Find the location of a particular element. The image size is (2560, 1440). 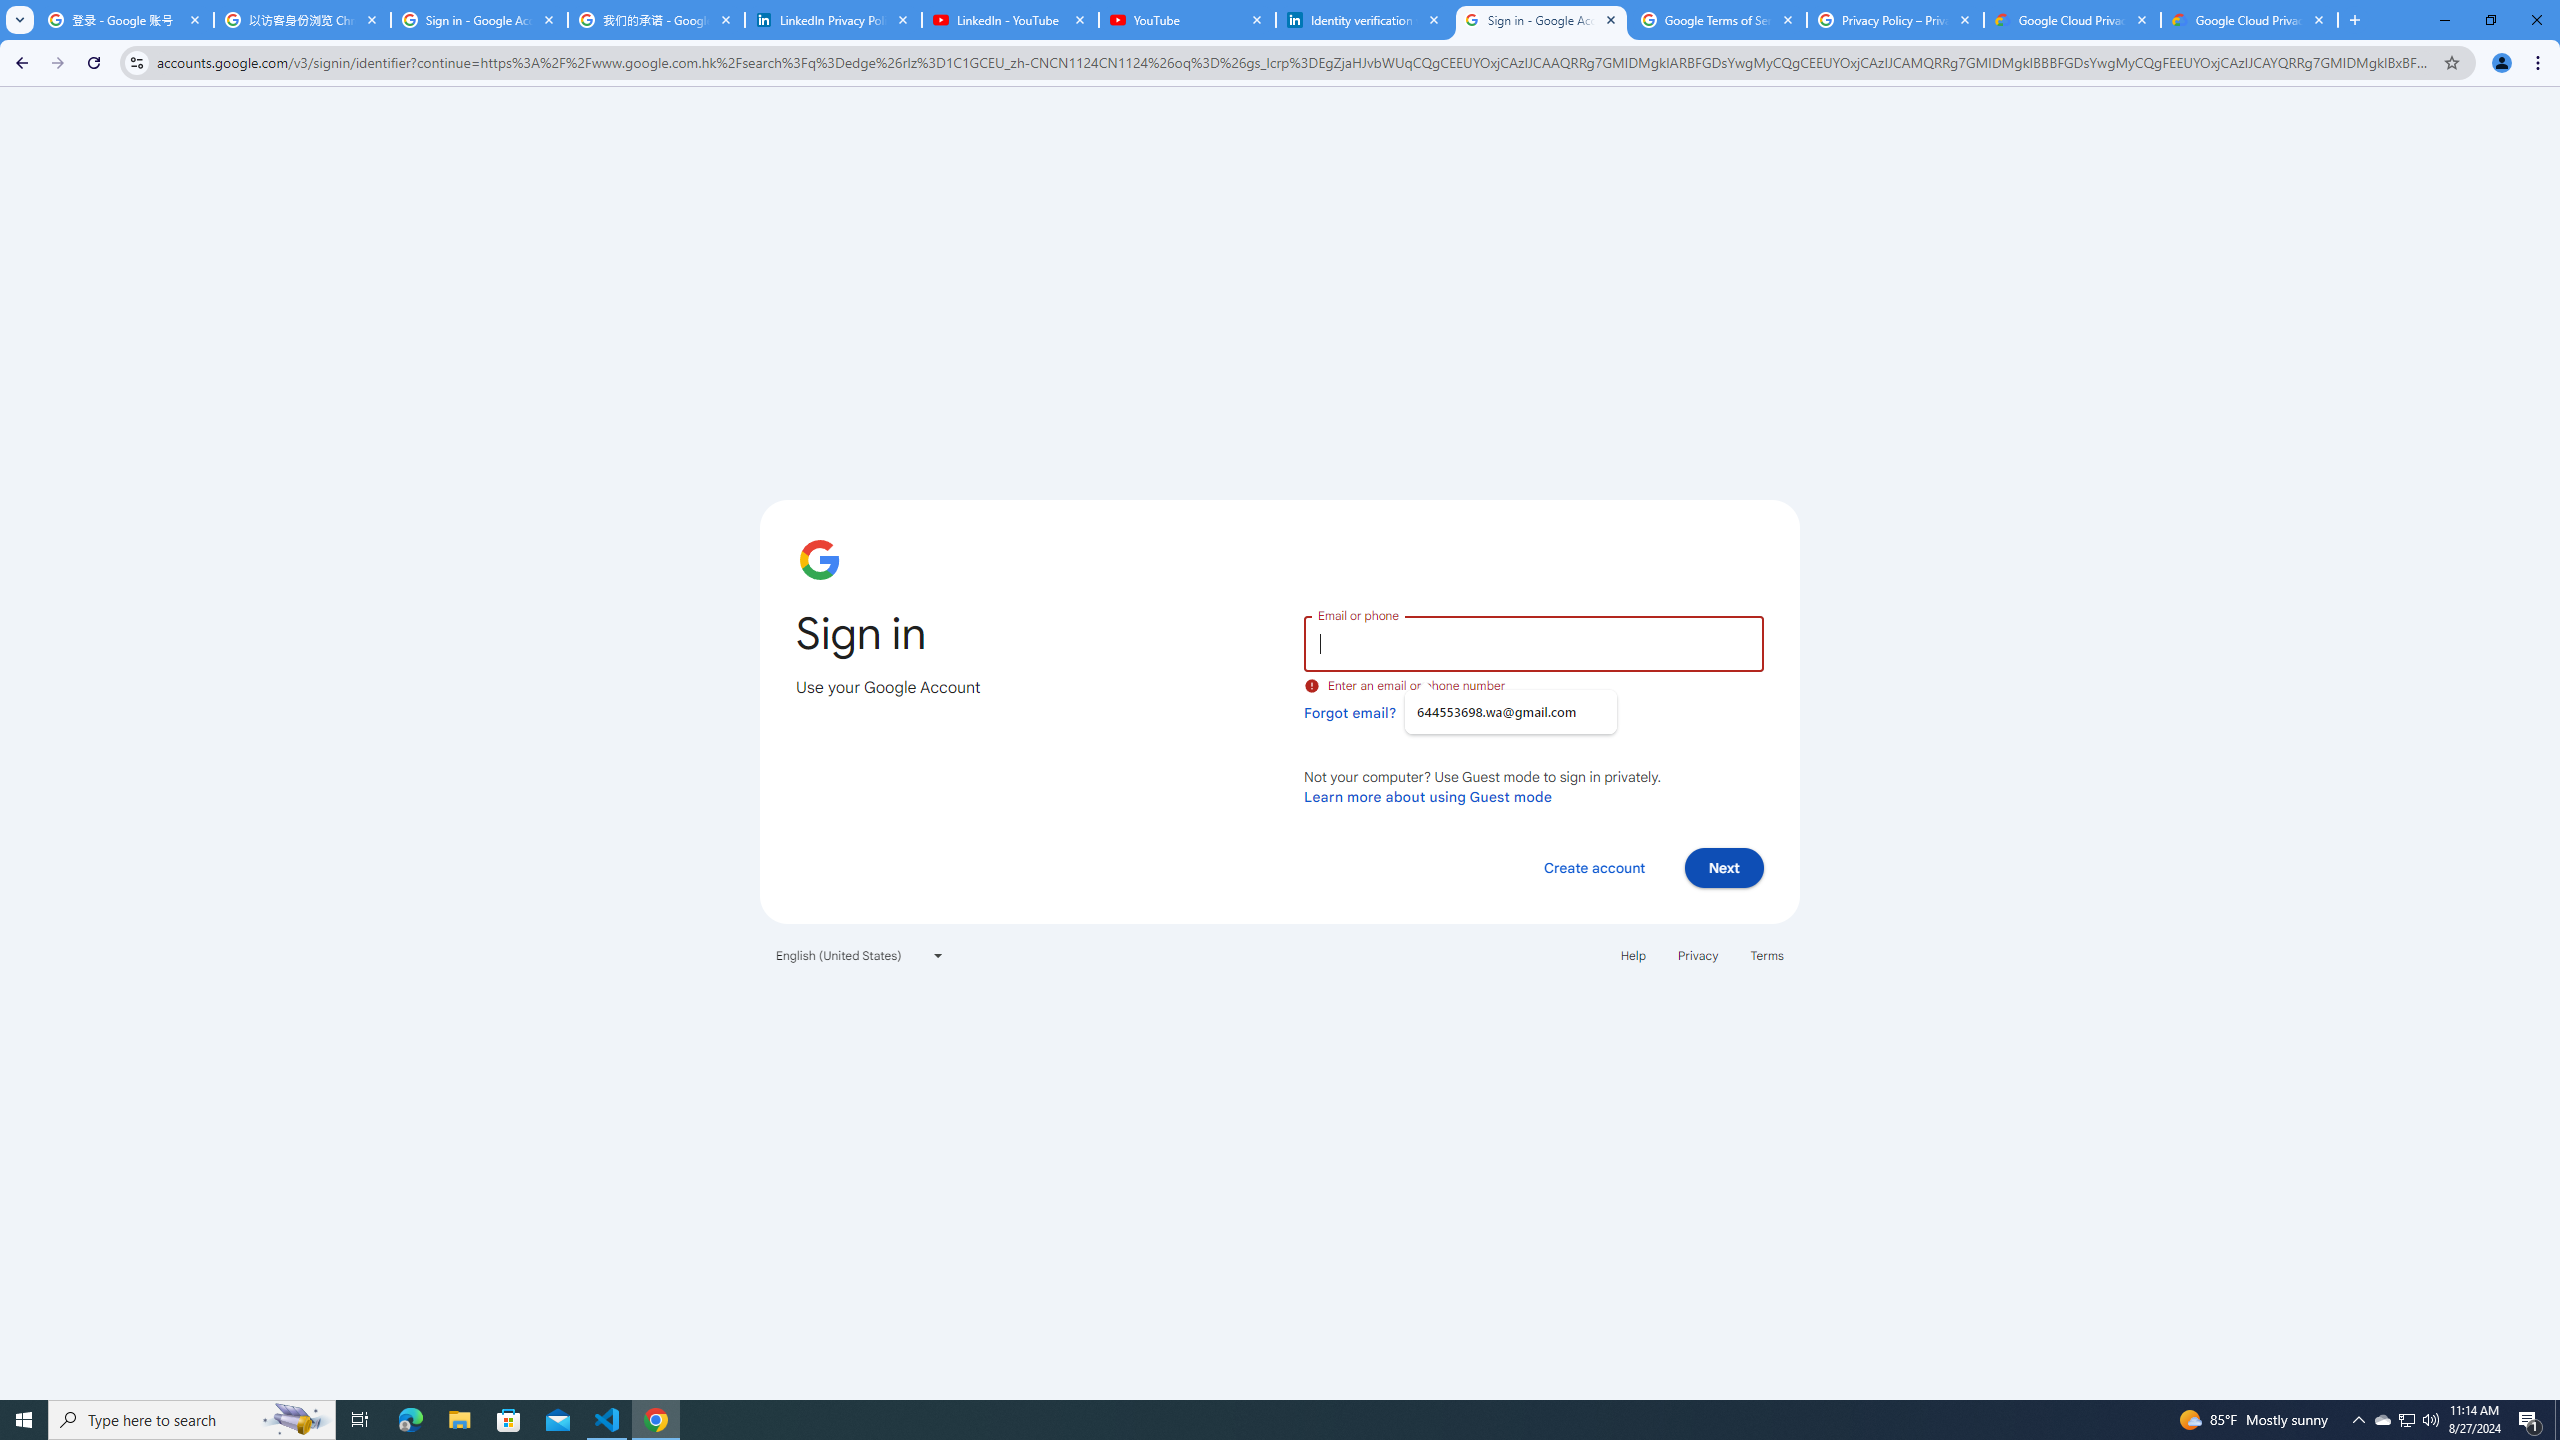

'Google Cloud Privacy Notice' is located at coordinates (2250, 19).